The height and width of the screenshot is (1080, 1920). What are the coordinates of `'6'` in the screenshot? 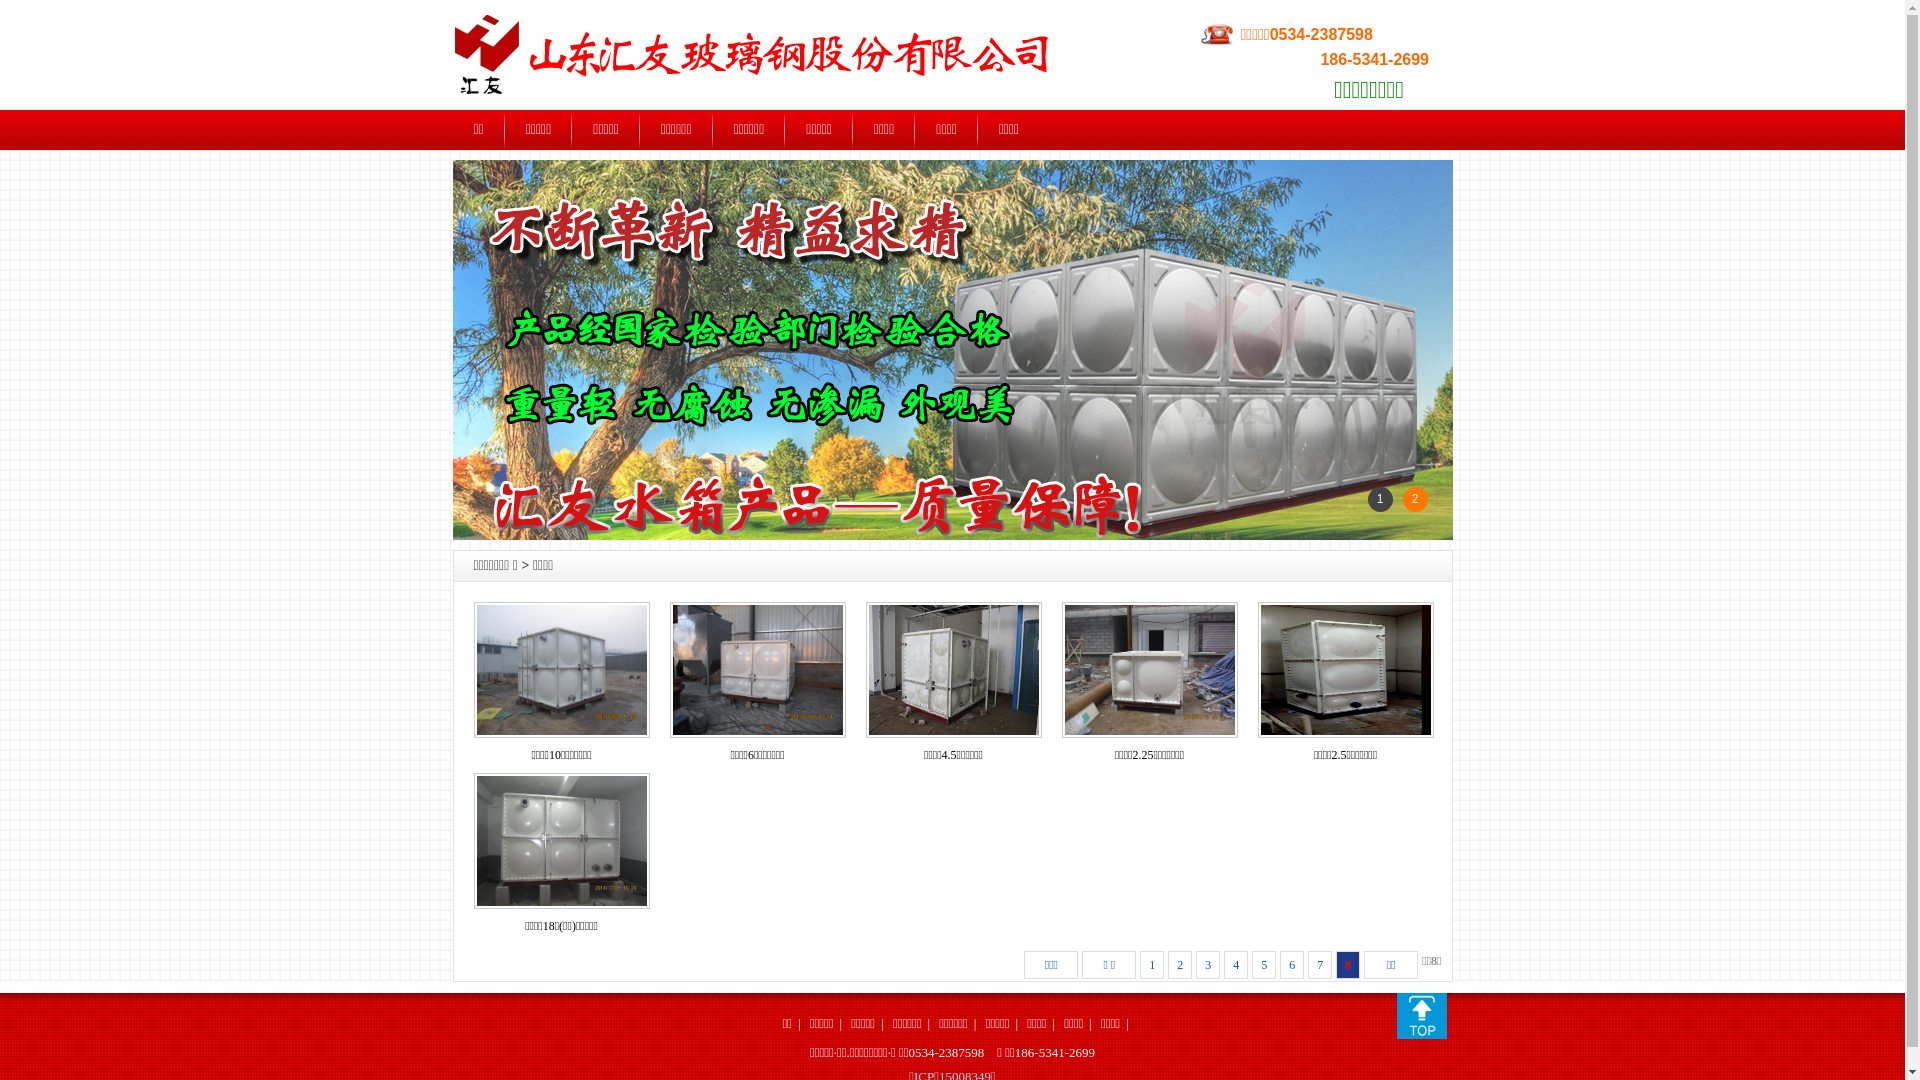 It's located at (1291, 963).